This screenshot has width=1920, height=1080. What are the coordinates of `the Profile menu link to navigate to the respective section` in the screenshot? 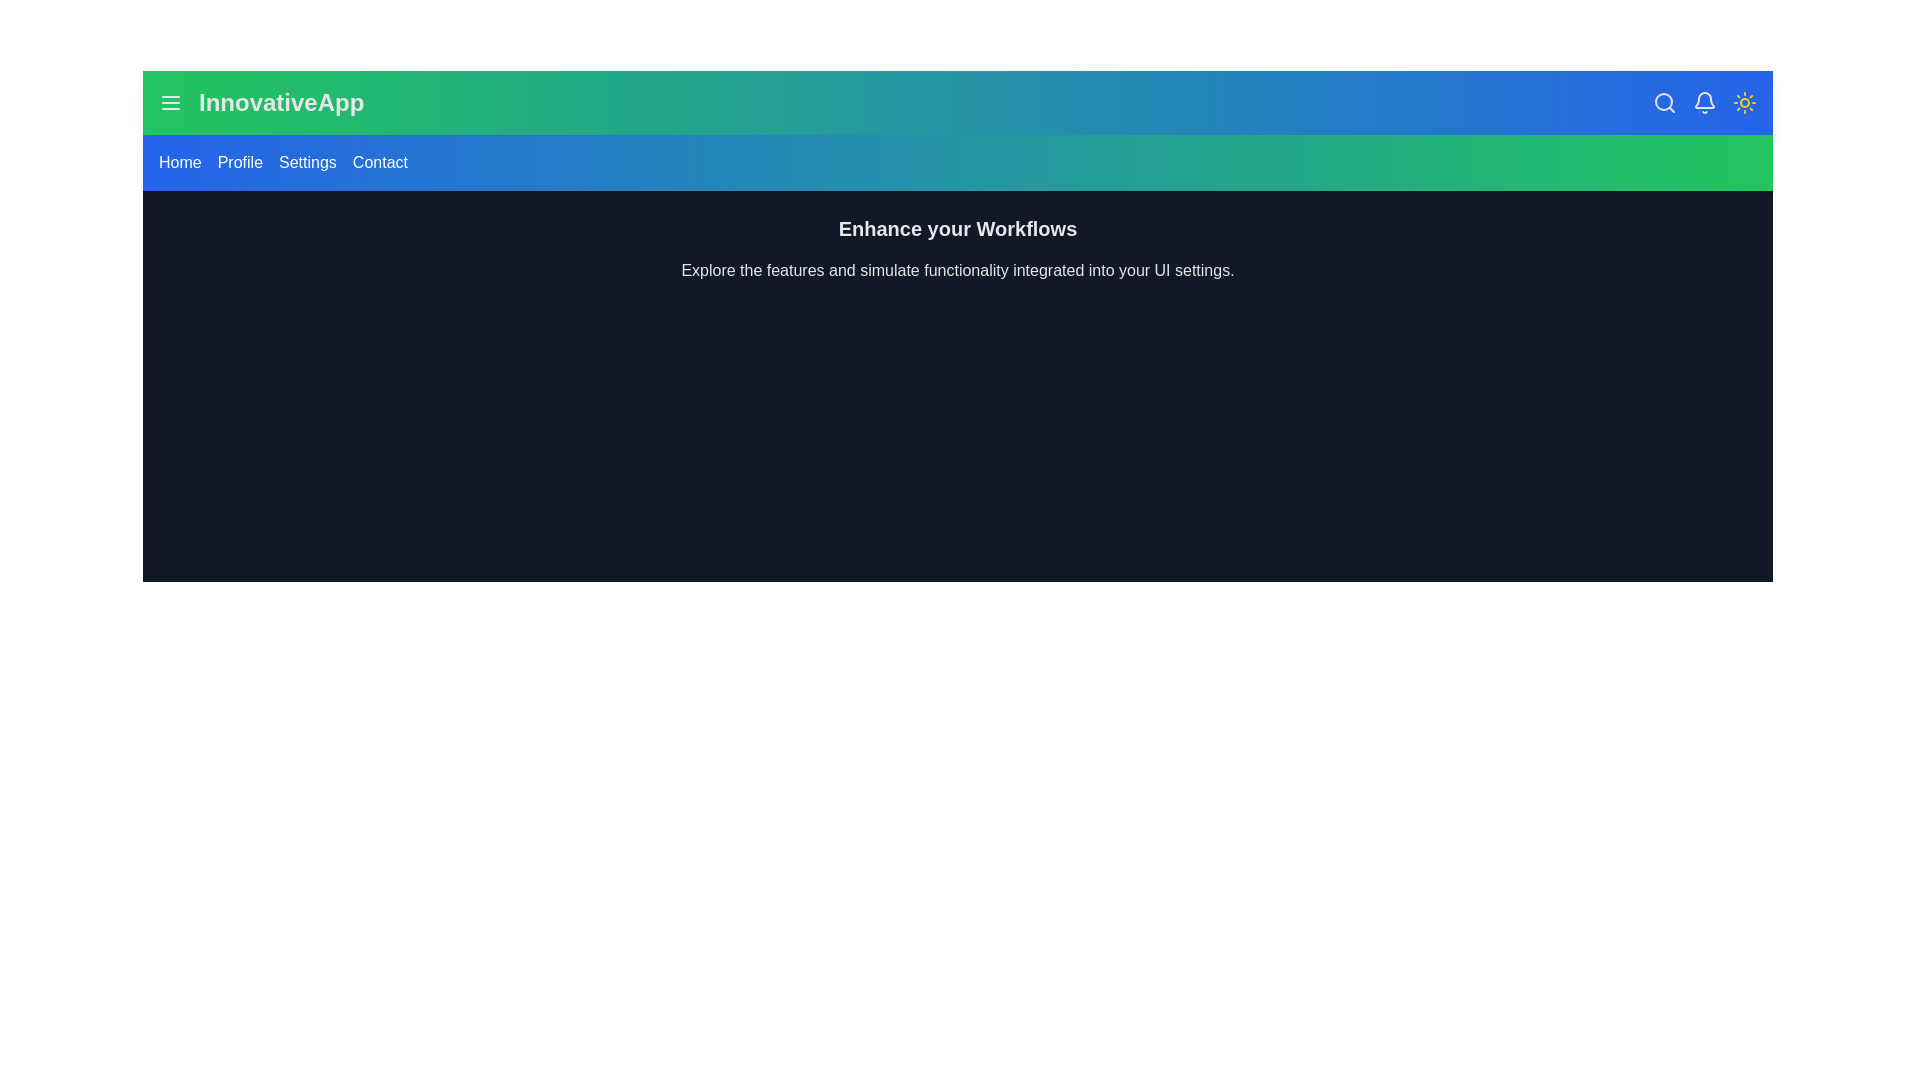 It's located at (240, 161).